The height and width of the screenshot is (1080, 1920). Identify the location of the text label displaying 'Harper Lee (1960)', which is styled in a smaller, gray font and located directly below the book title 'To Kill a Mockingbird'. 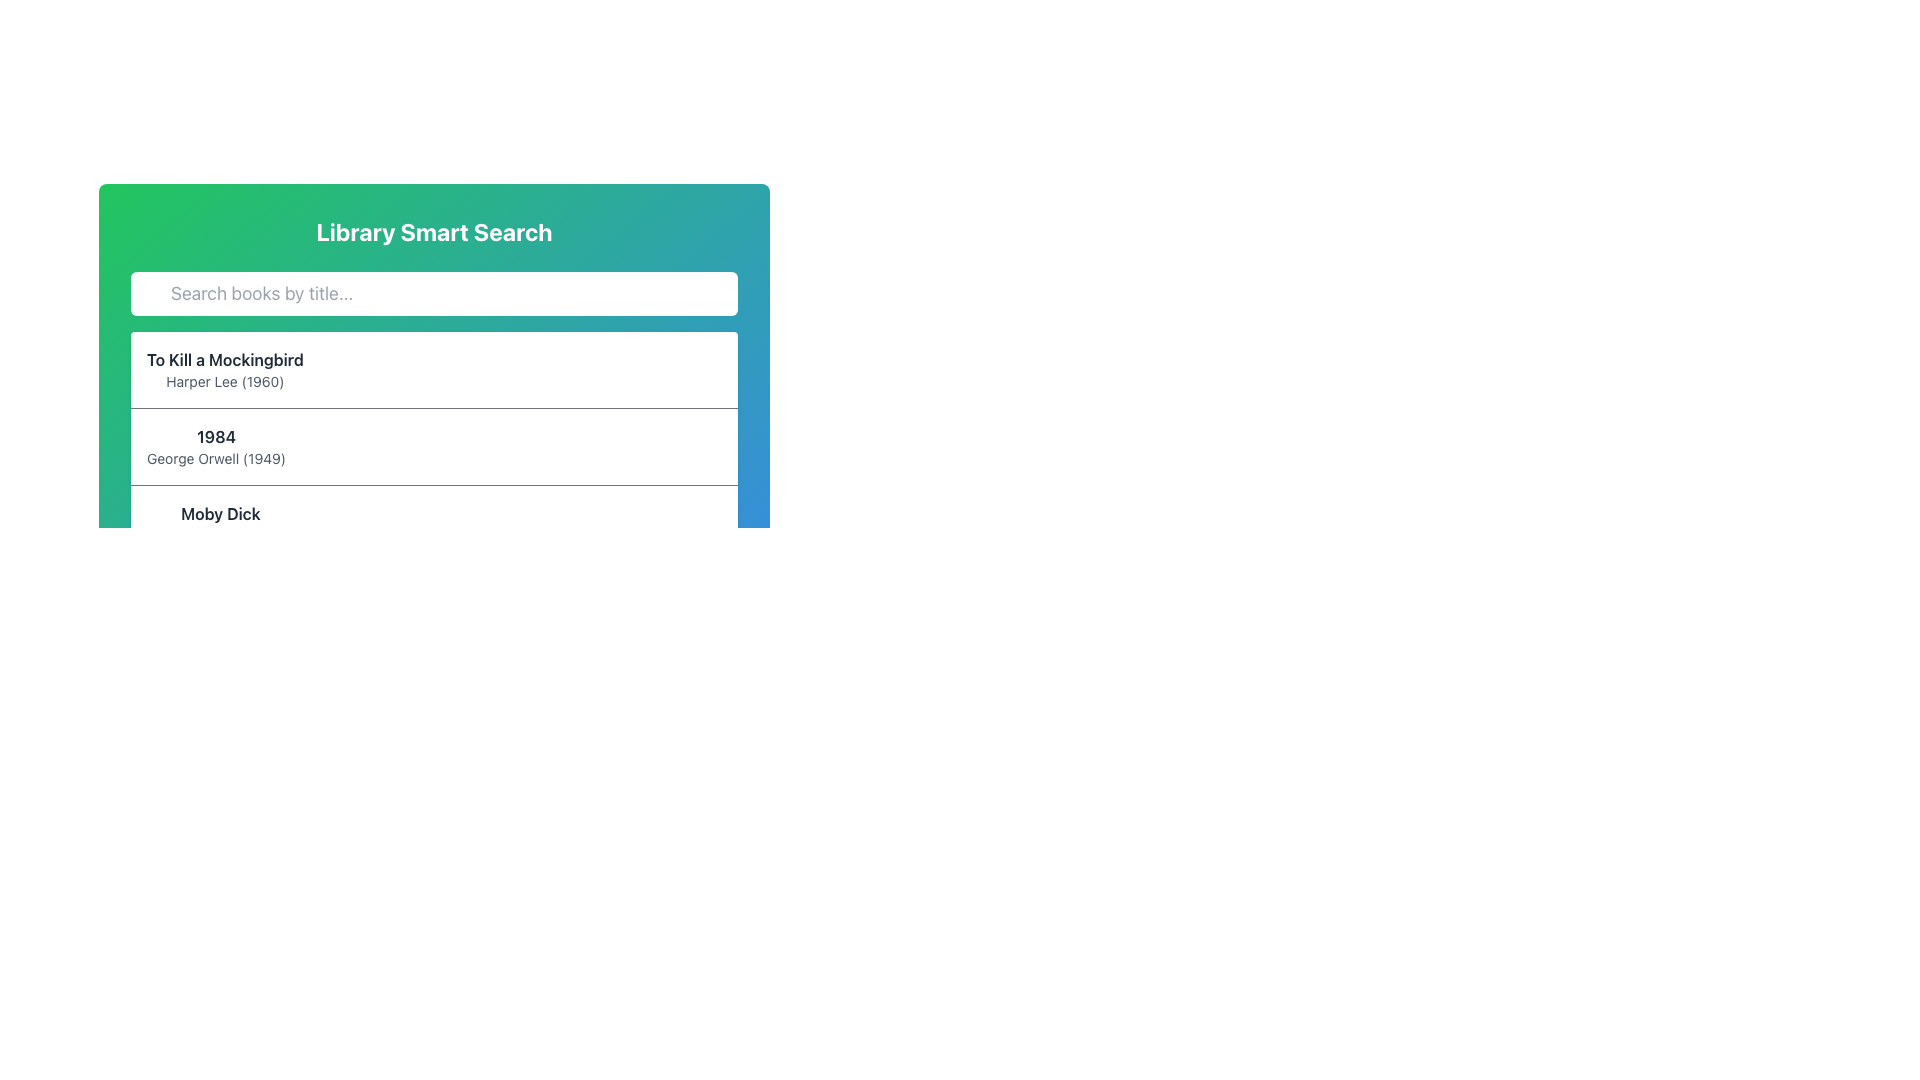
(225, 381).